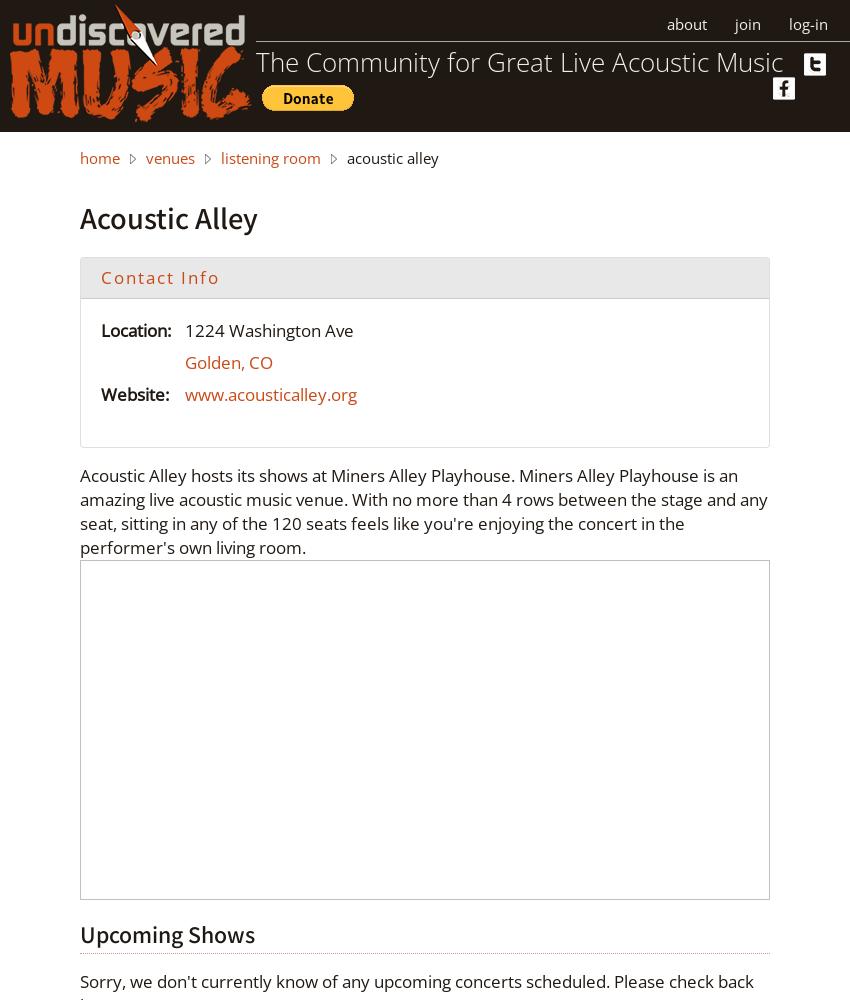 The width and height of the screenshot is (850, 1000). What do you see at coordinates (685, 24) in the screenshot?
I see `'about'` at bounding box center [685, 24].